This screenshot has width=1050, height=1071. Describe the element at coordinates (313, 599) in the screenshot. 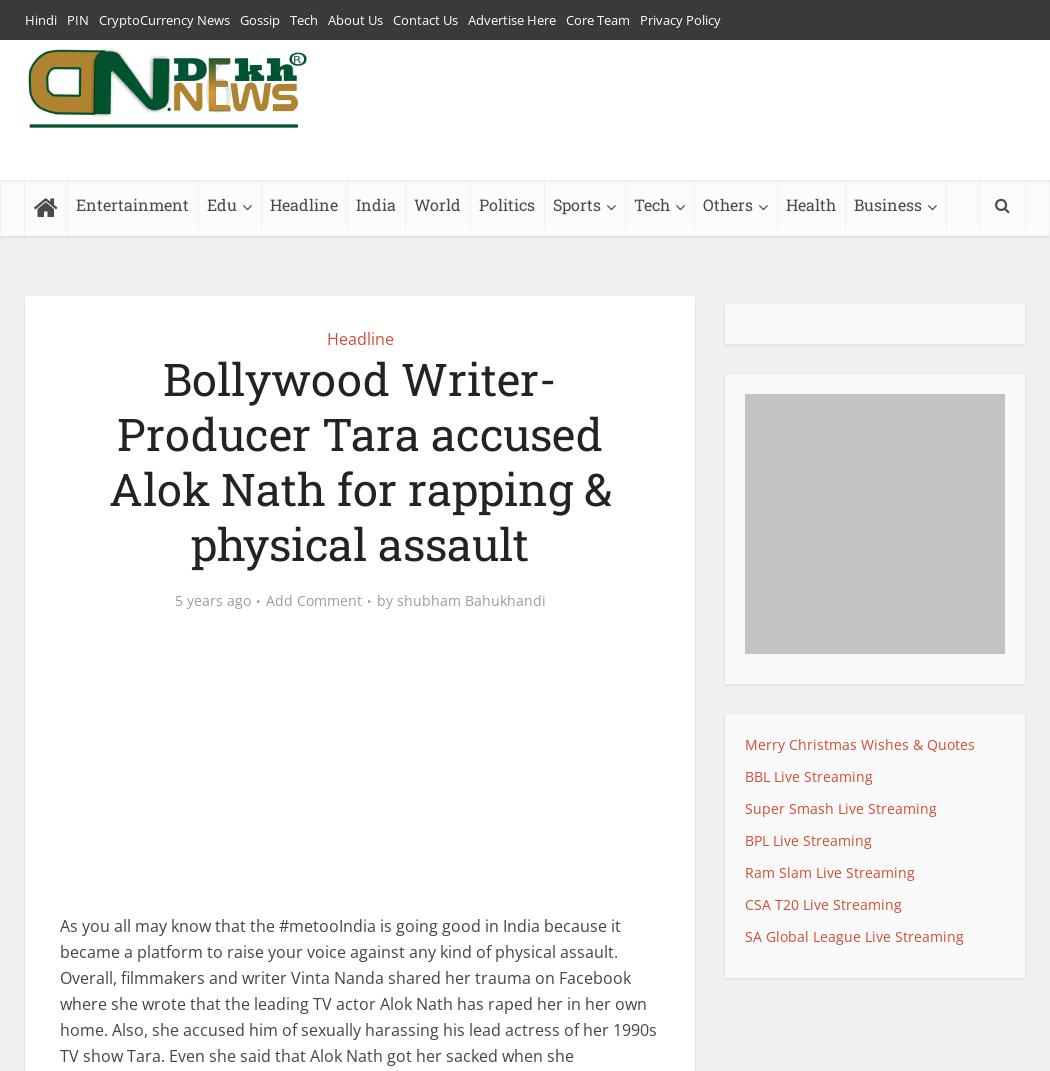

I see `'Add Comment'` at that location.